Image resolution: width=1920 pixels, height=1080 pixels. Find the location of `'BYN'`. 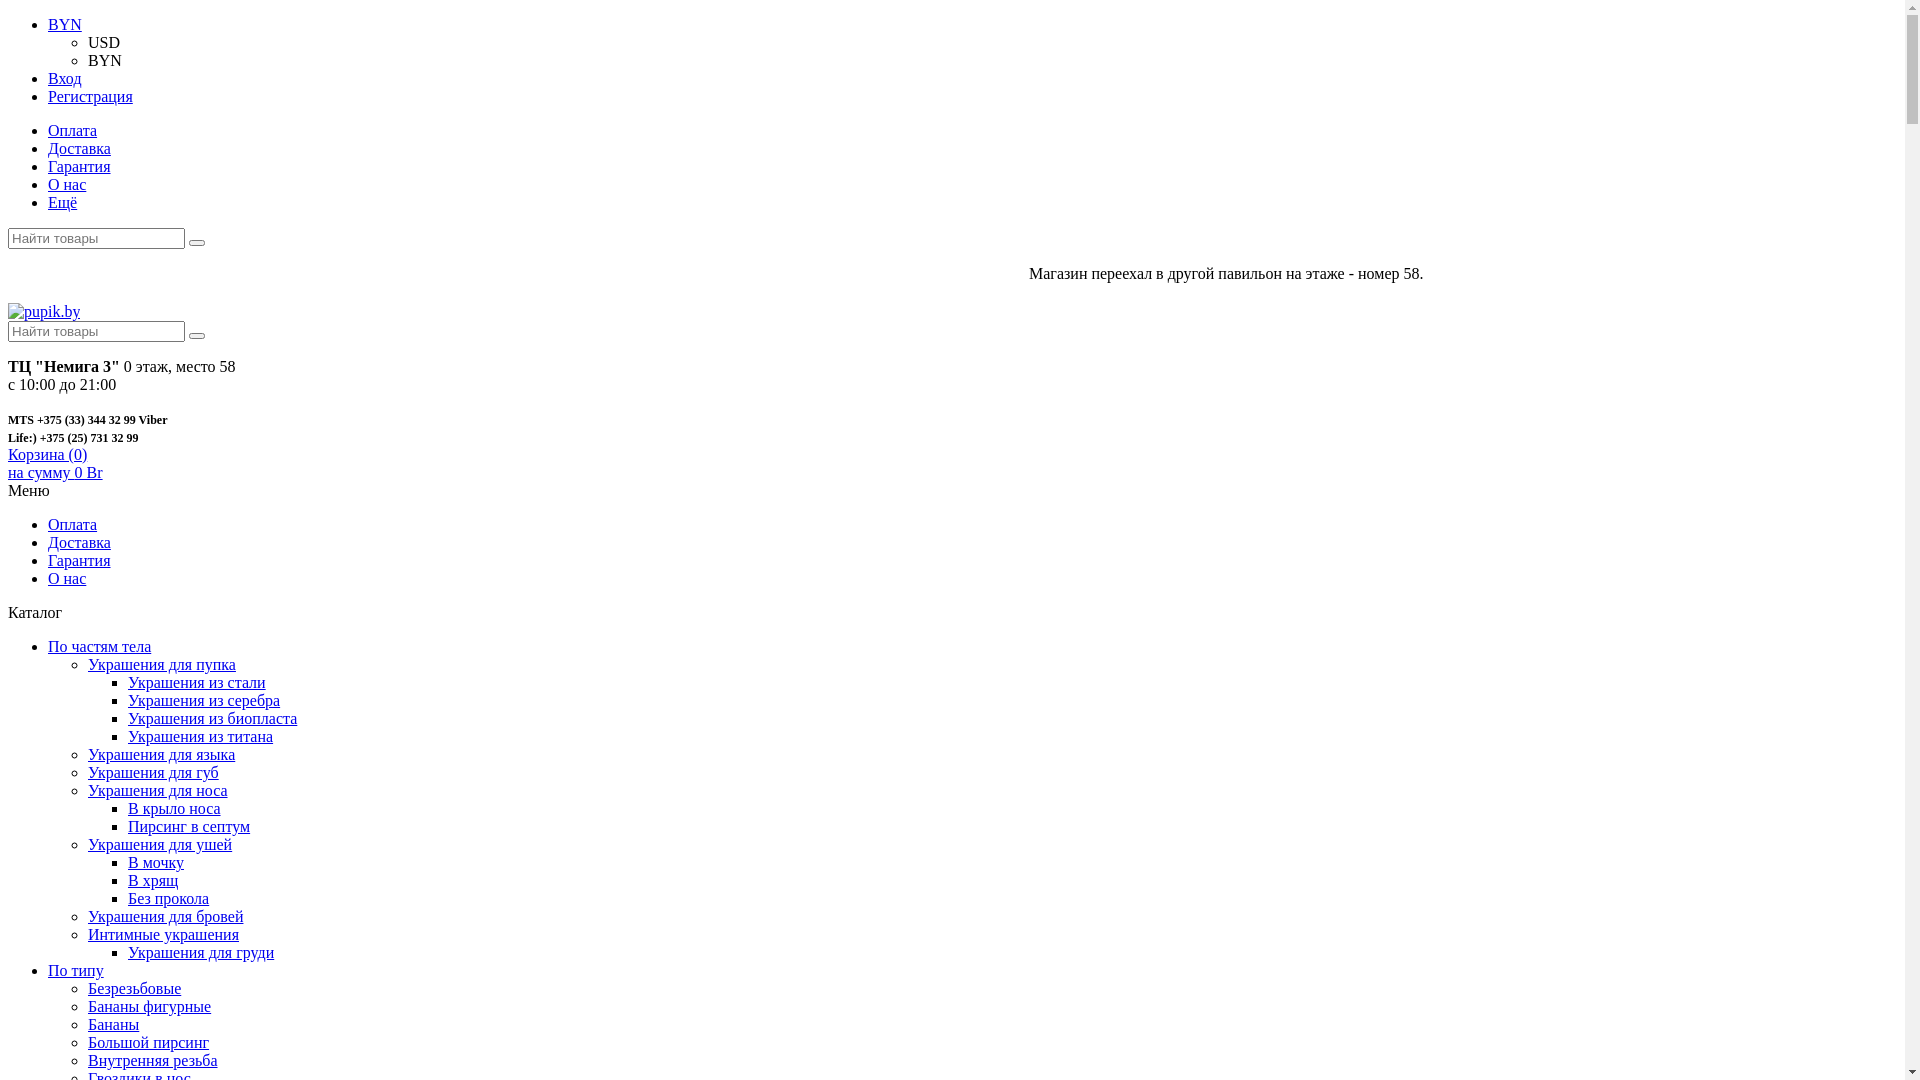

'BYN' is located at coordinates (65, 24).